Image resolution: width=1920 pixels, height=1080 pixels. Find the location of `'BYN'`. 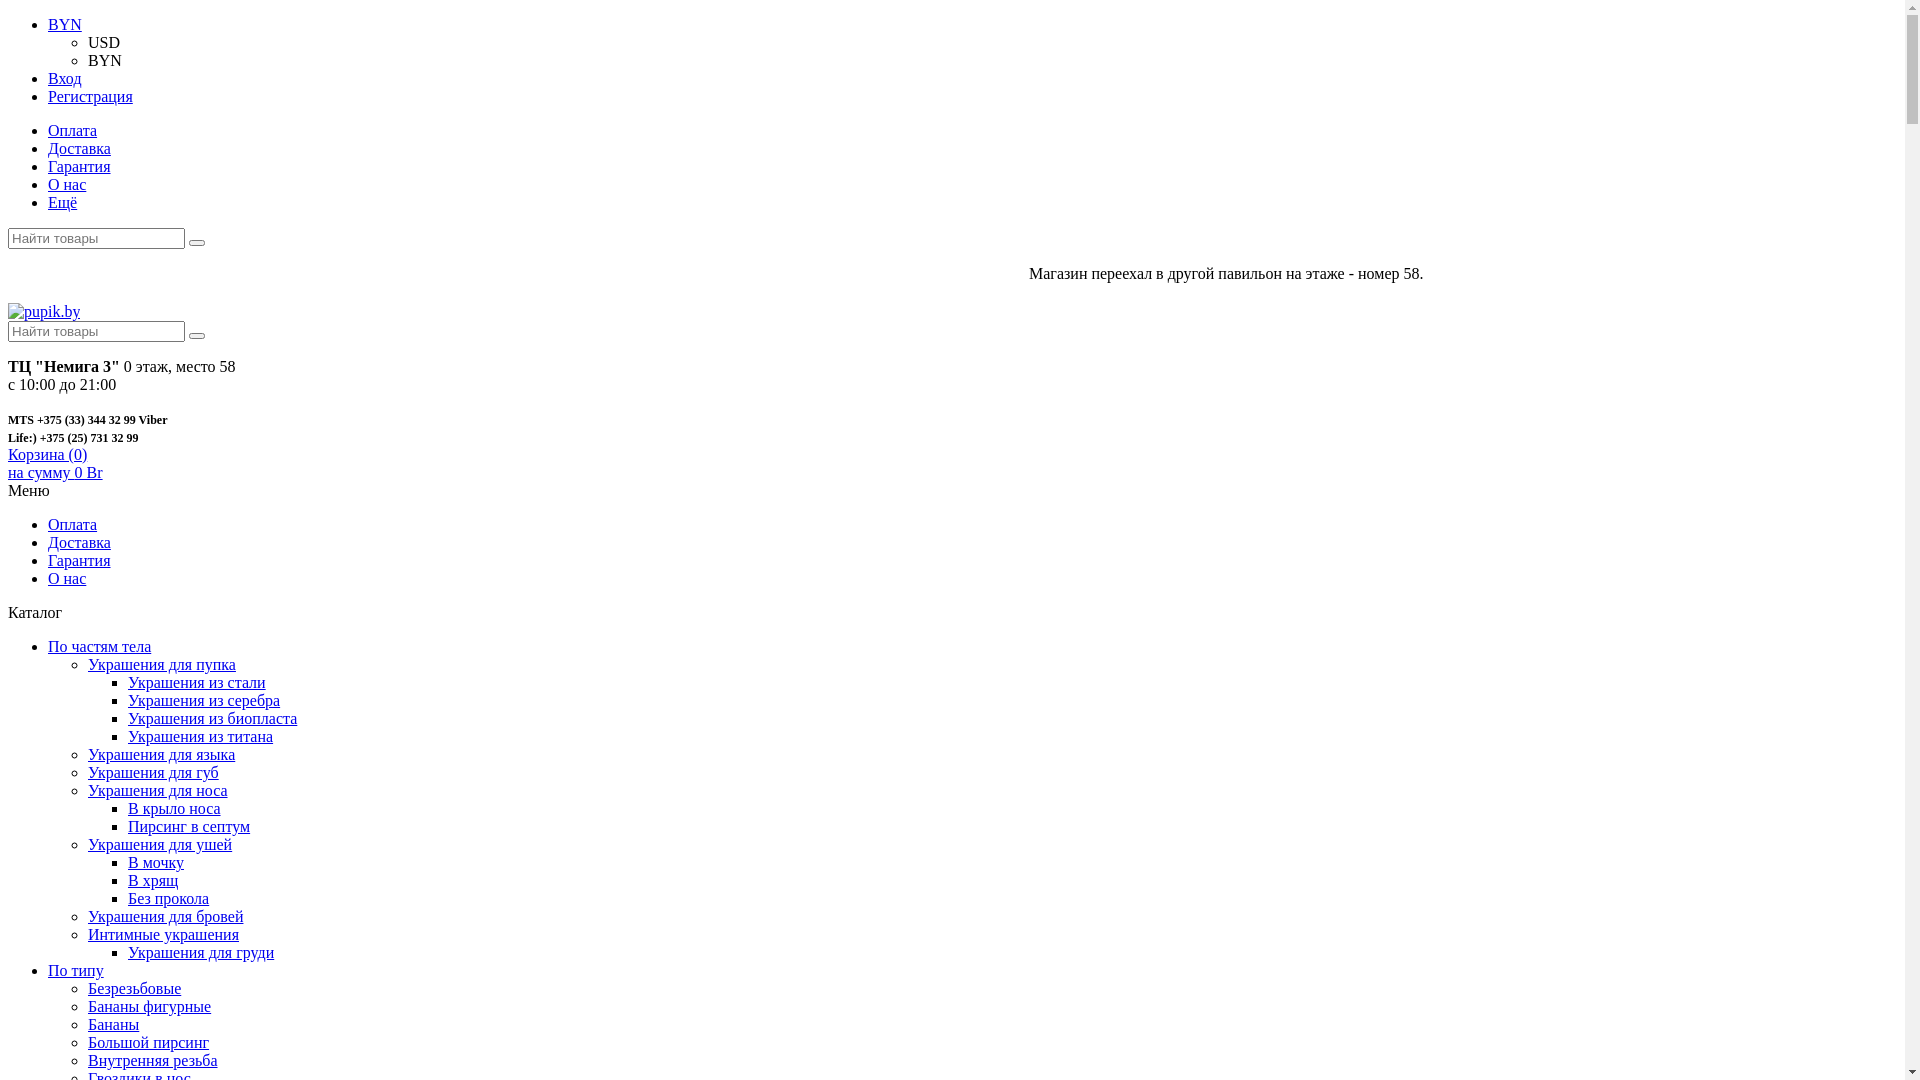

'BYN' is located at coordinates (65, 24).